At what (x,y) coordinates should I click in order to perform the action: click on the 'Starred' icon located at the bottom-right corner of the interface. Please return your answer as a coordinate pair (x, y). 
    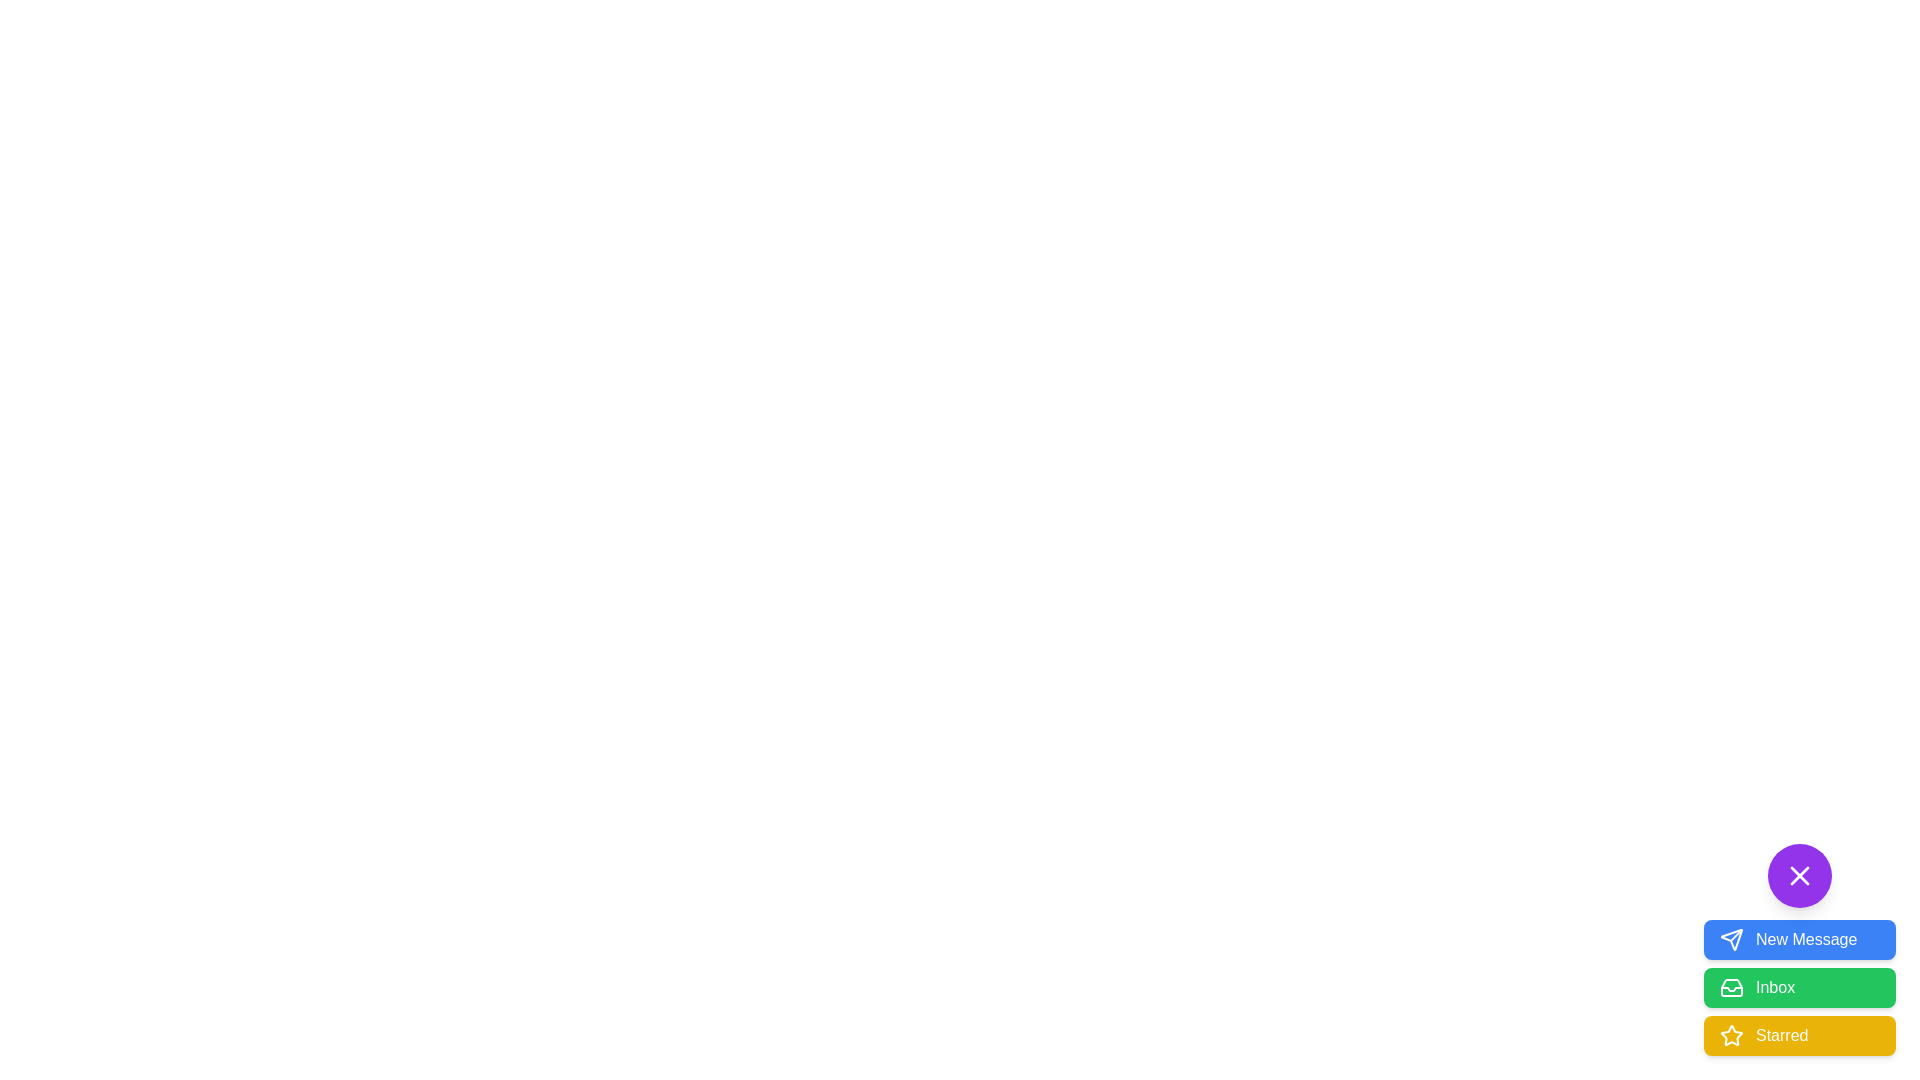
    Looking at the image, I should click on (1731, 1035).